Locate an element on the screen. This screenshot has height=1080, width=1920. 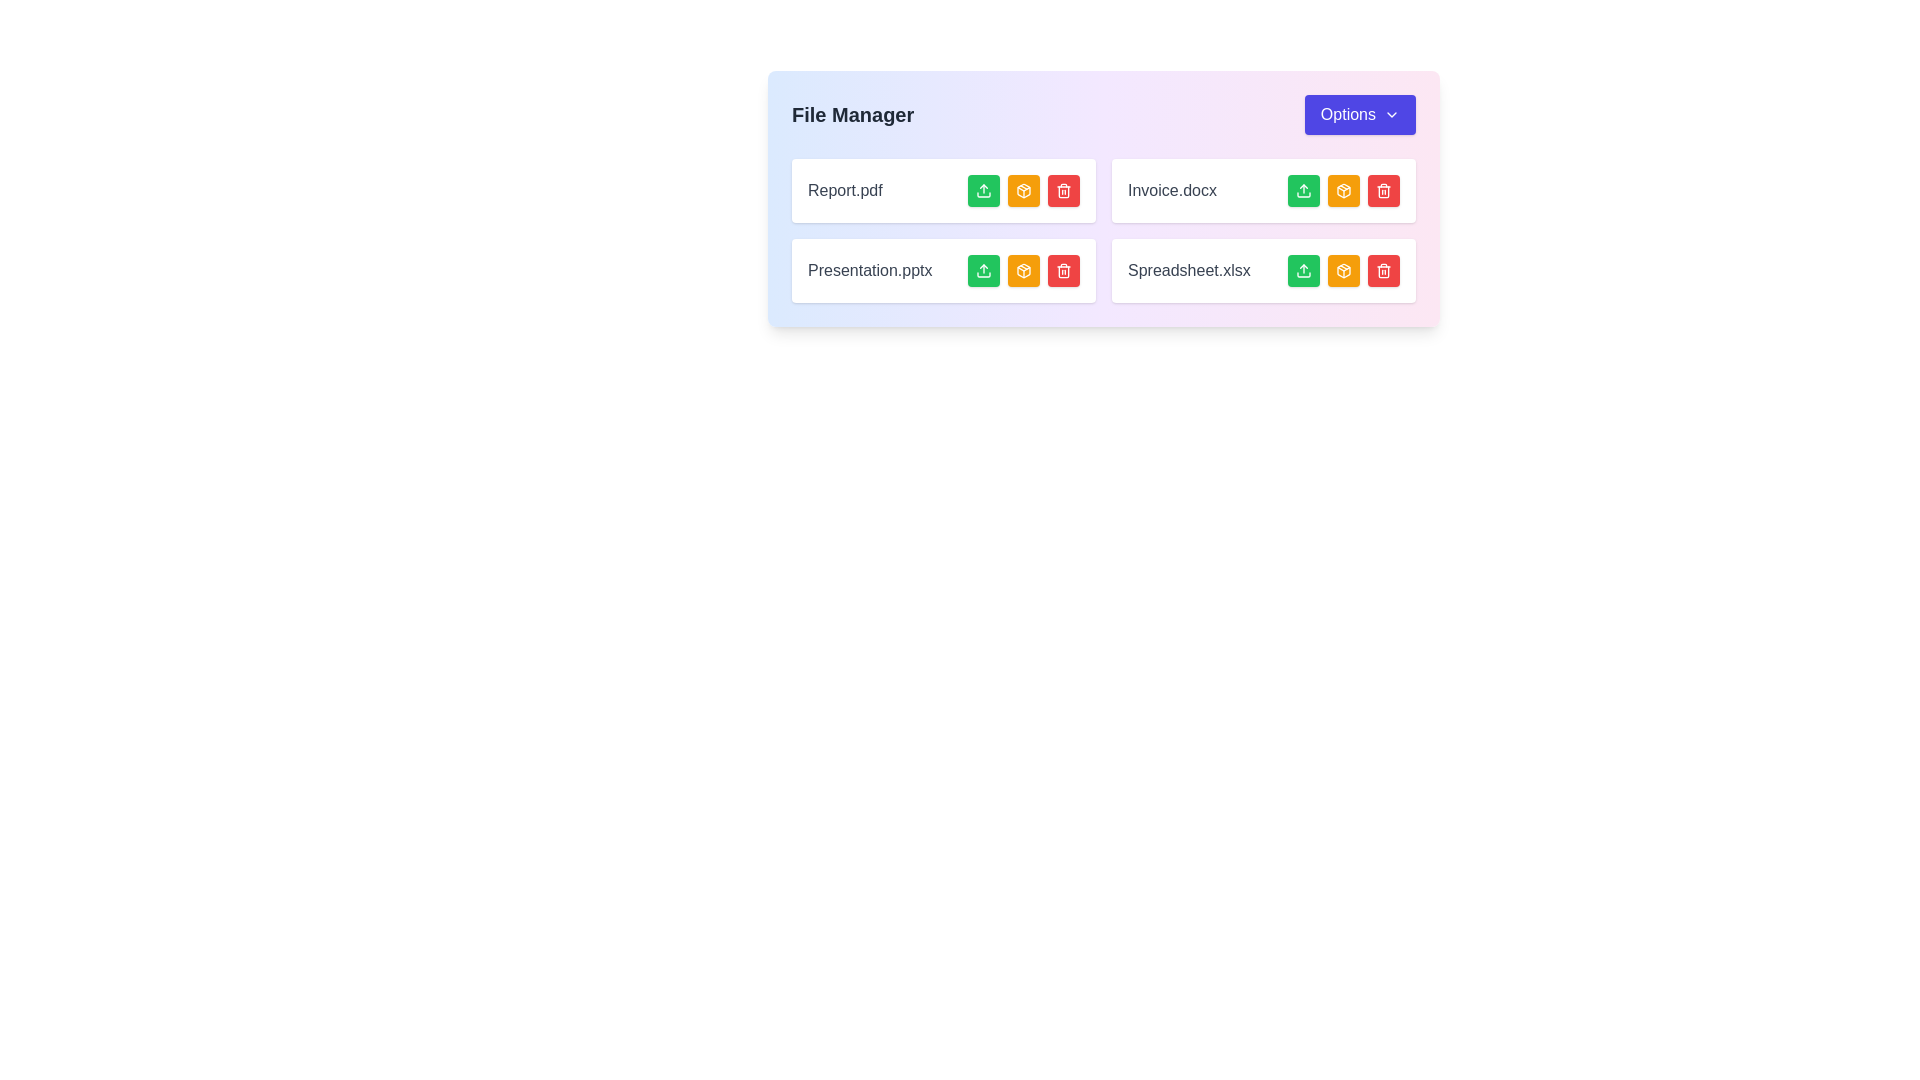
the archiving button located in the row for the file 'Report.pdf', which is the second button in a group of three is located at coordinates (1023, 191).